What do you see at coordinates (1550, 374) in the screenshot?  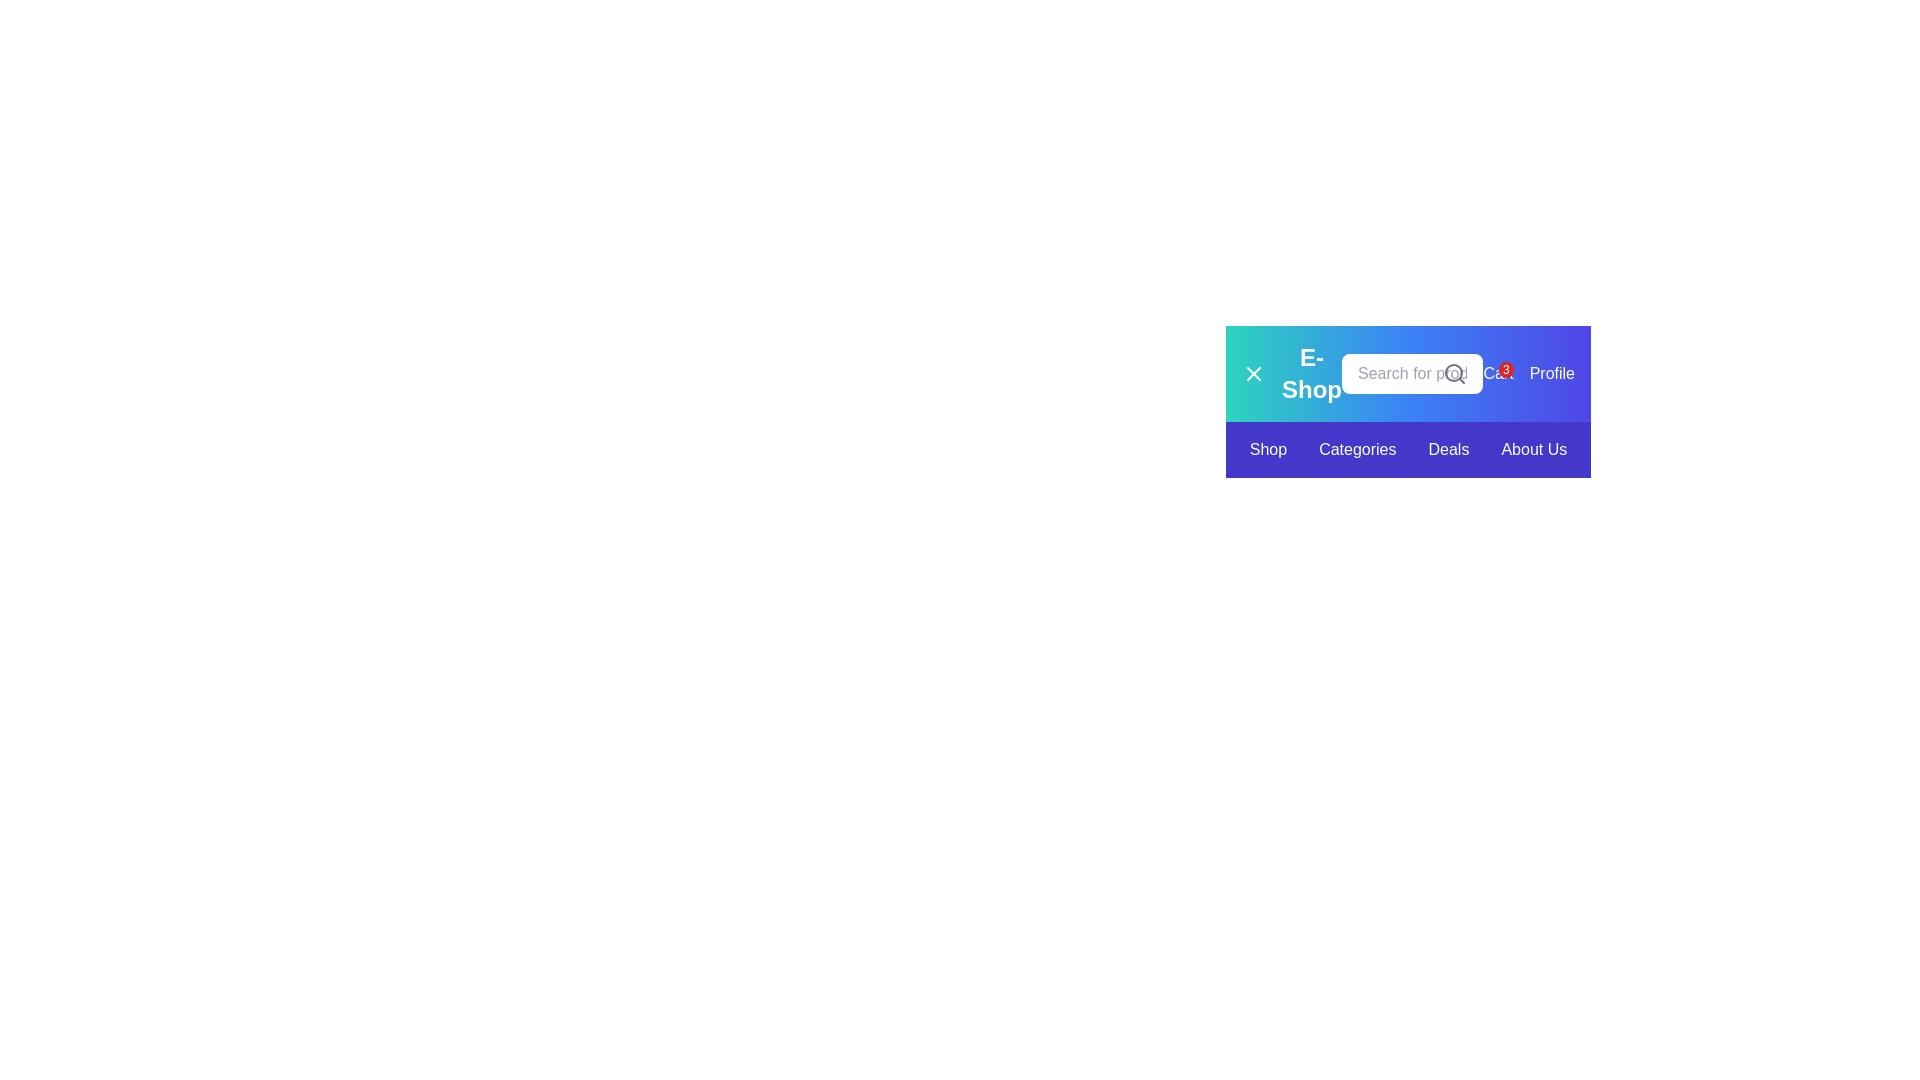 I see `the 'Profile' link located at the far-right of the navigation bar` at bounding box center [1550, 374].